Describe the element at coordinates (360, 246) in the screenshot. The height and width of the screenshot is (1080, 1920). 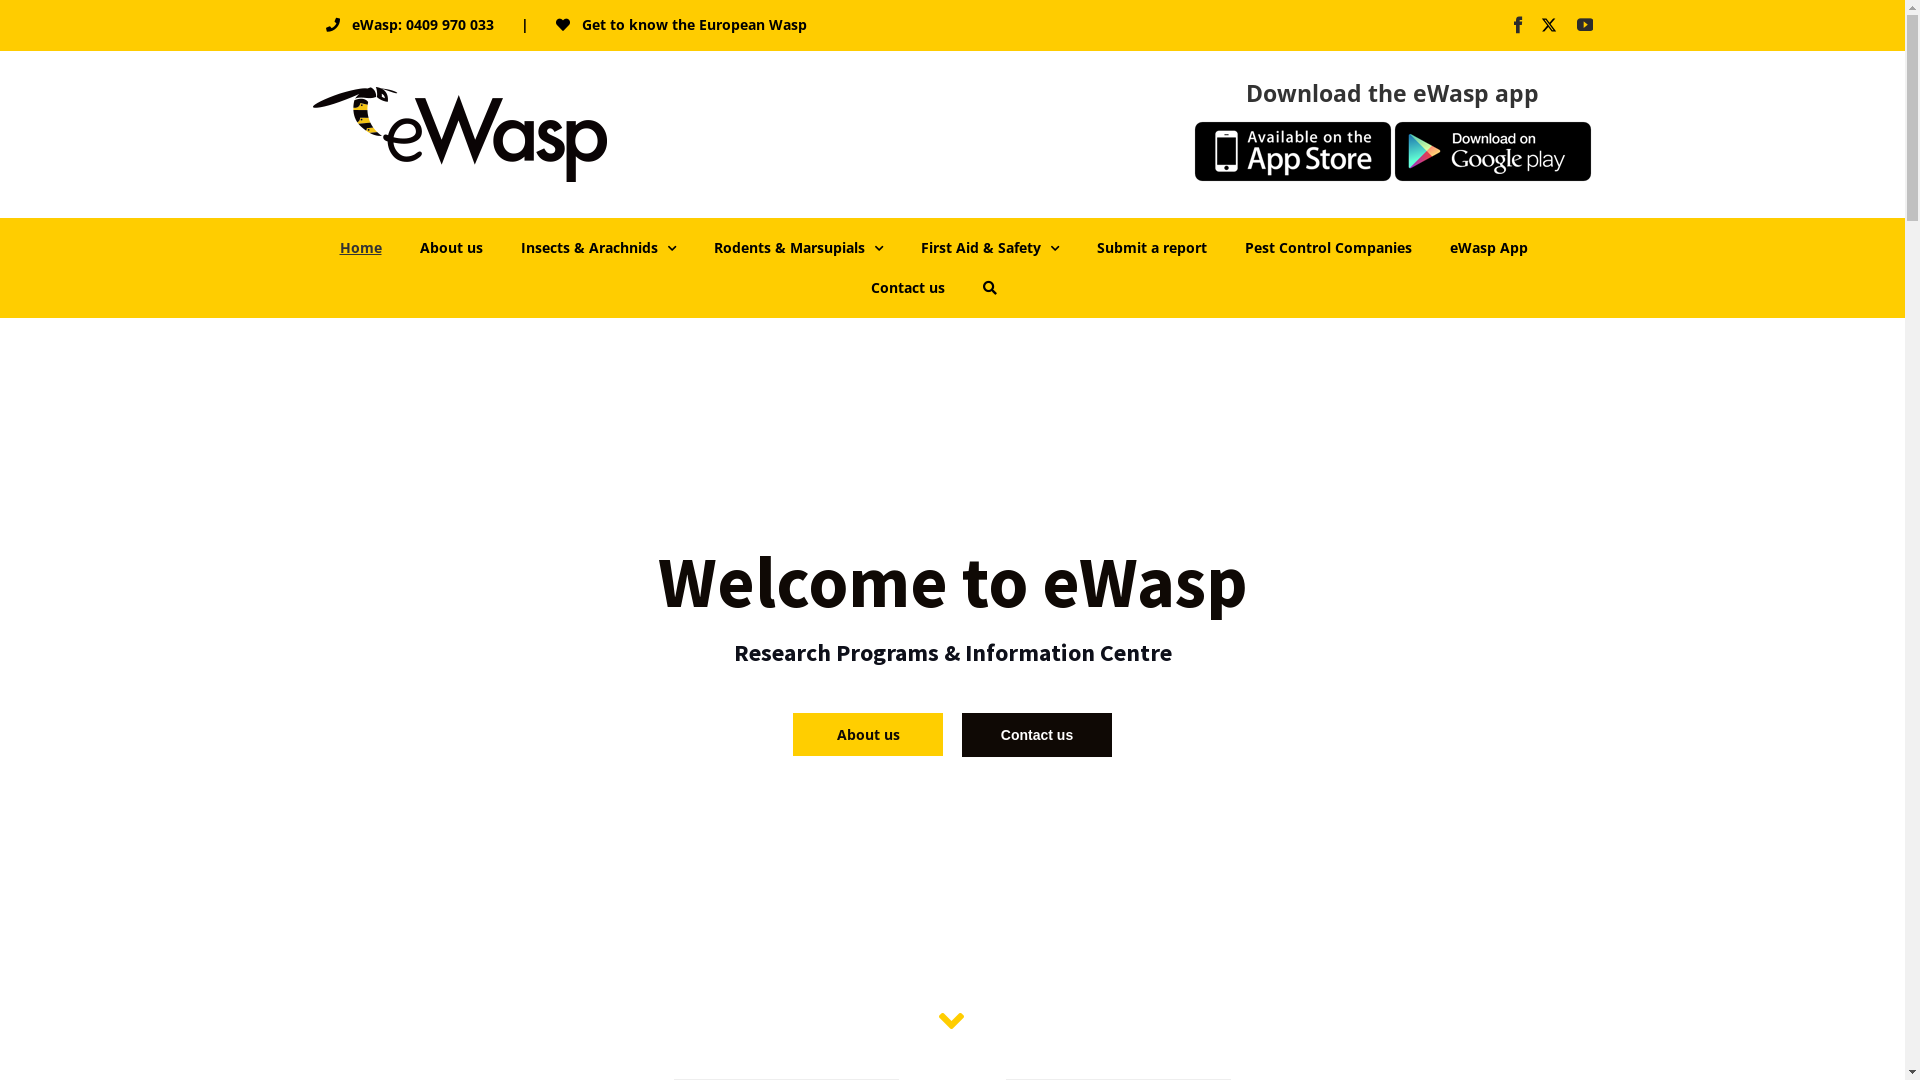
I see `'Home'` at that location.